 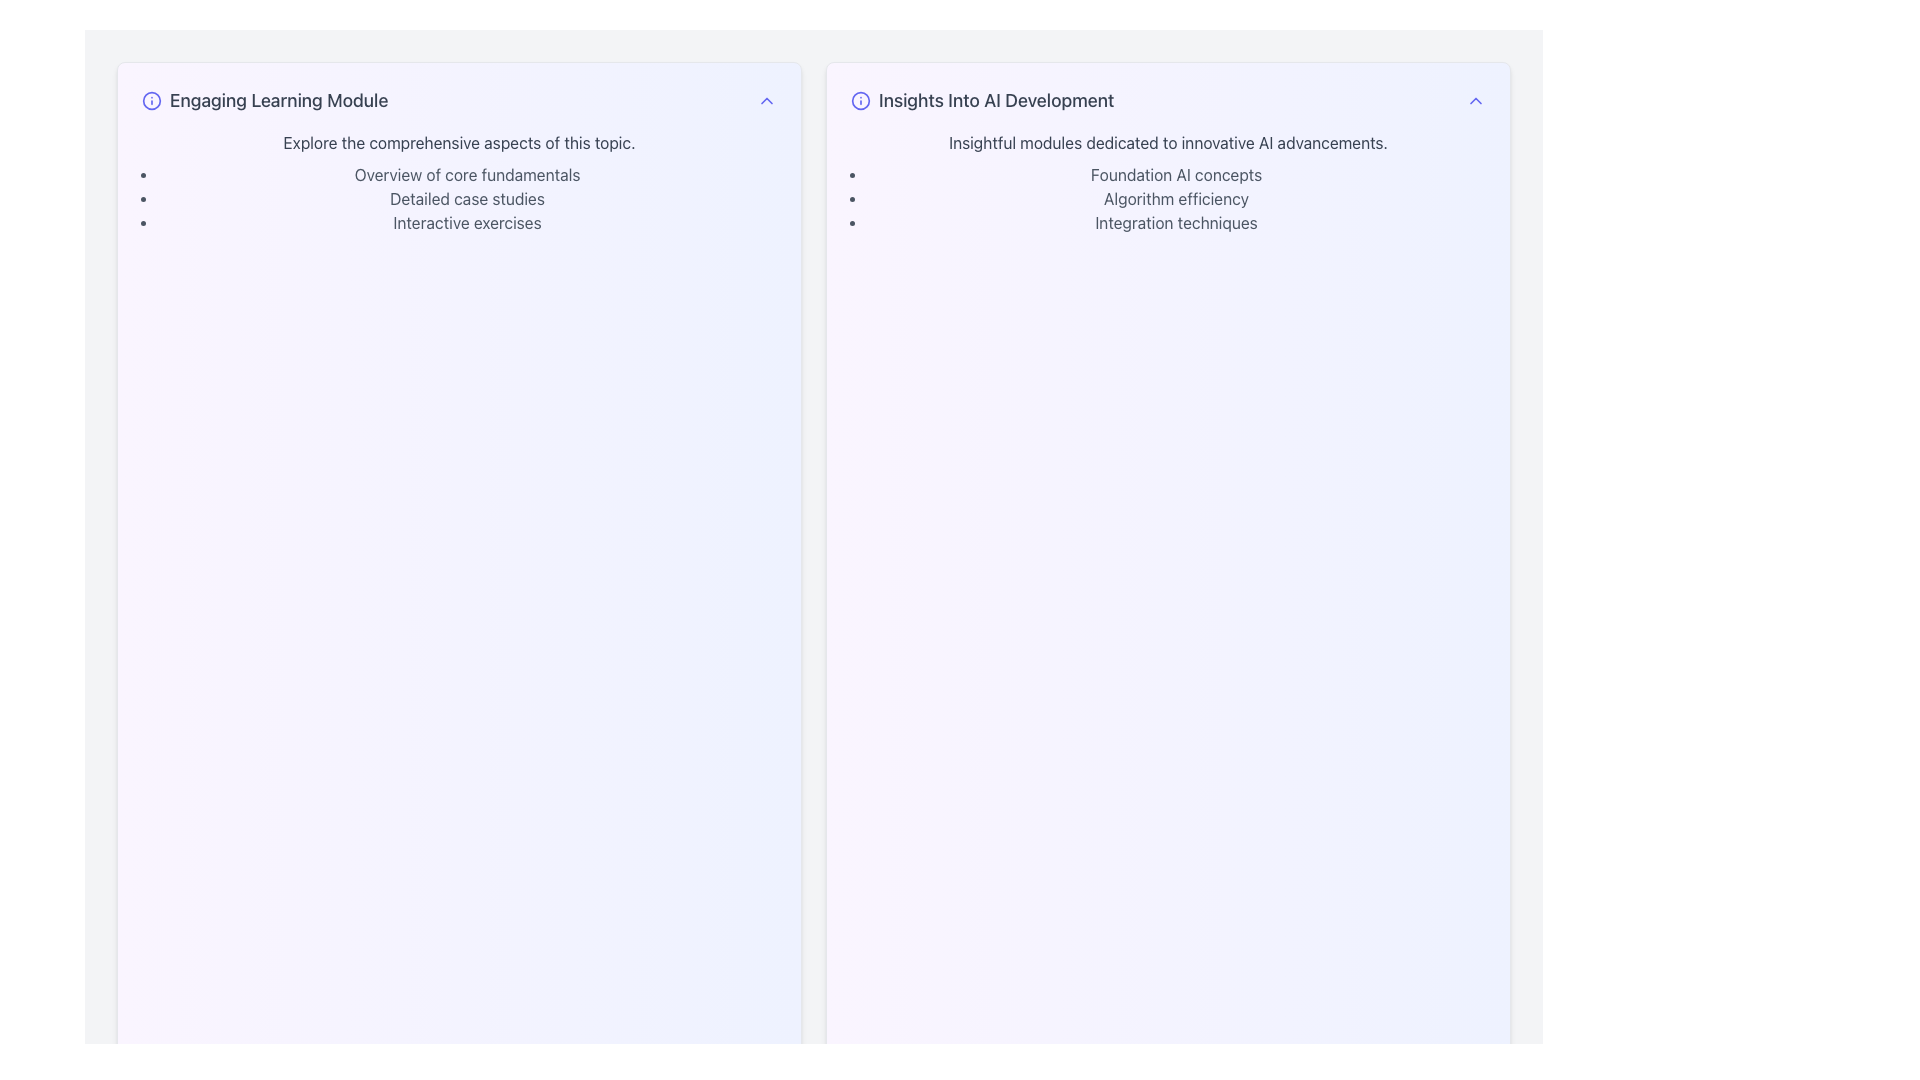 I want to click on bulleted list element containing 'Overview of core fundamentals', 'Detailed case studies', and 'Interactive exercises' styled in gray, located below the descriptive text in the 'Engaging Learning Module' section, so click(x=466, y=199).